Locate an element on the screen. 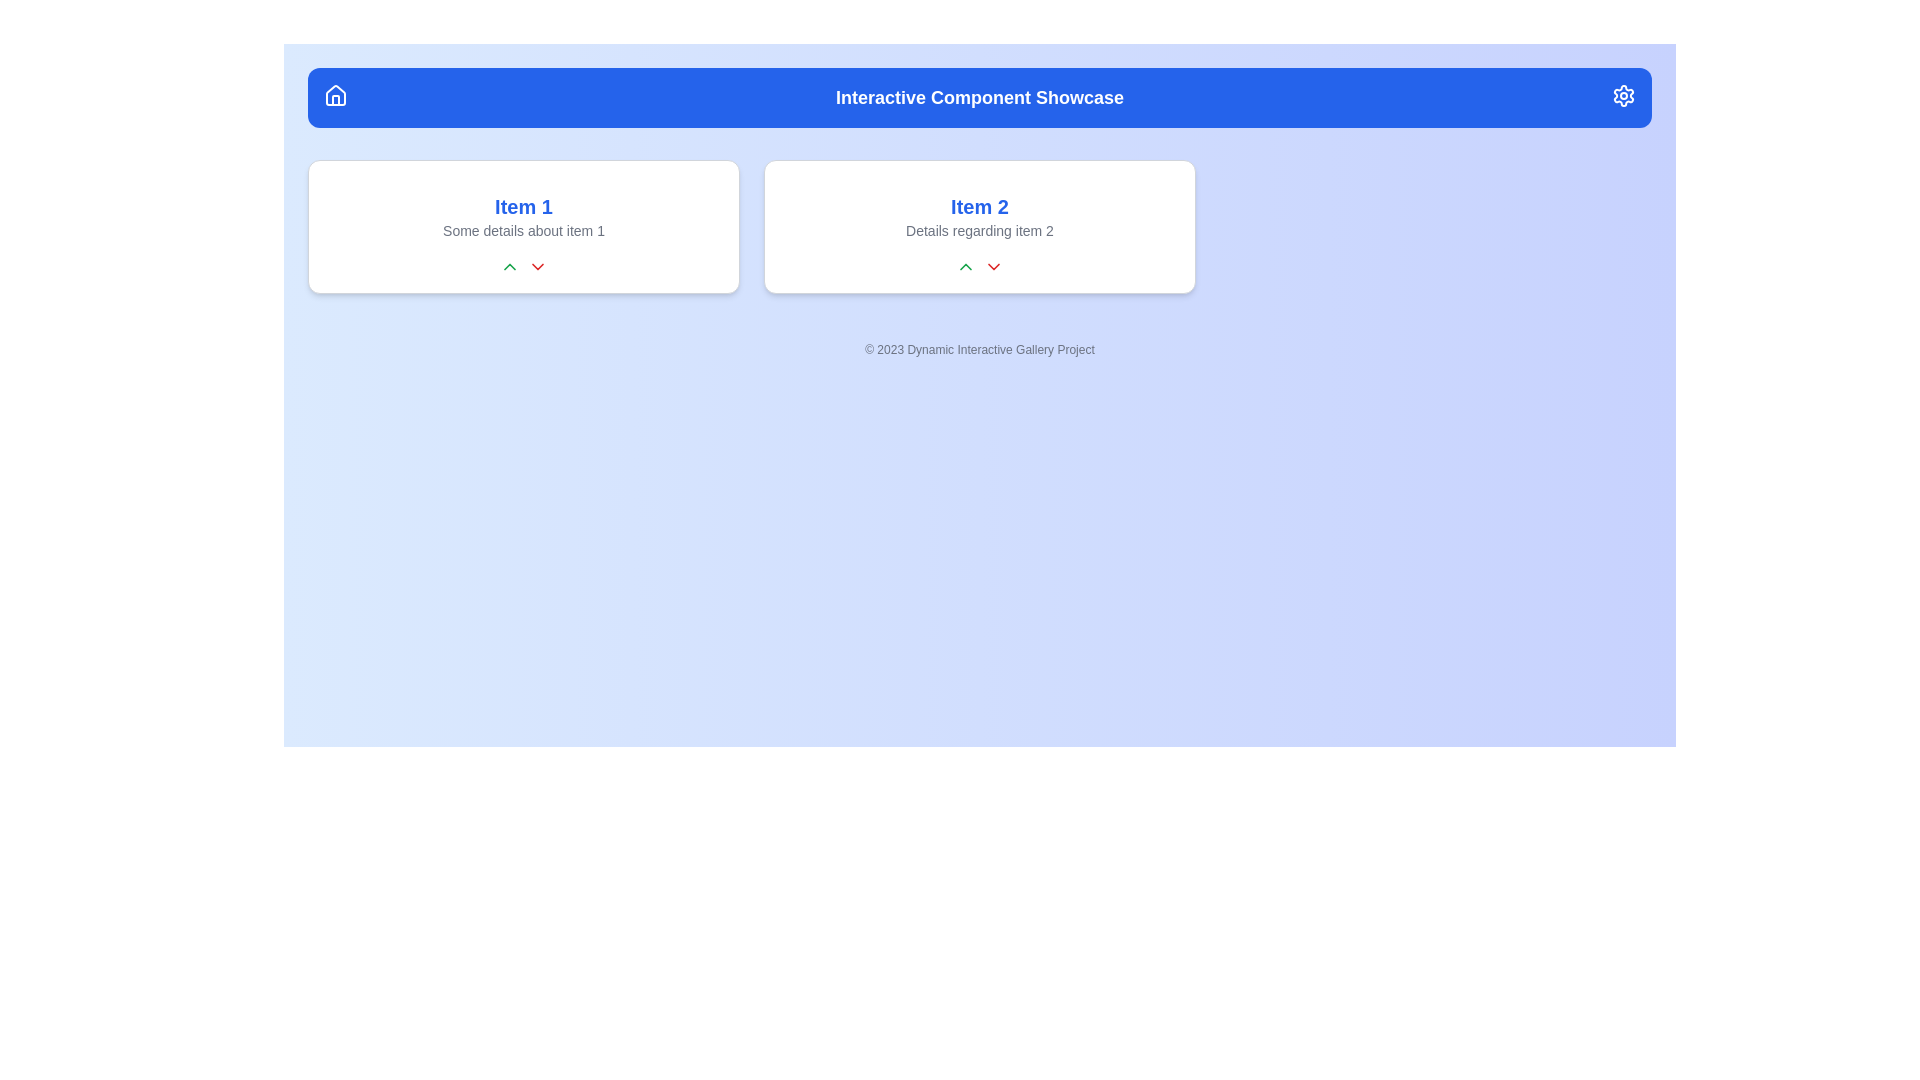 Image resolution: width=1920 pixels, height=1080 pixels. the upward chevron button of the interactive control located below the 'Details regarding item 2' text in the 'Item 2' card is located at coordinates (979, 265).